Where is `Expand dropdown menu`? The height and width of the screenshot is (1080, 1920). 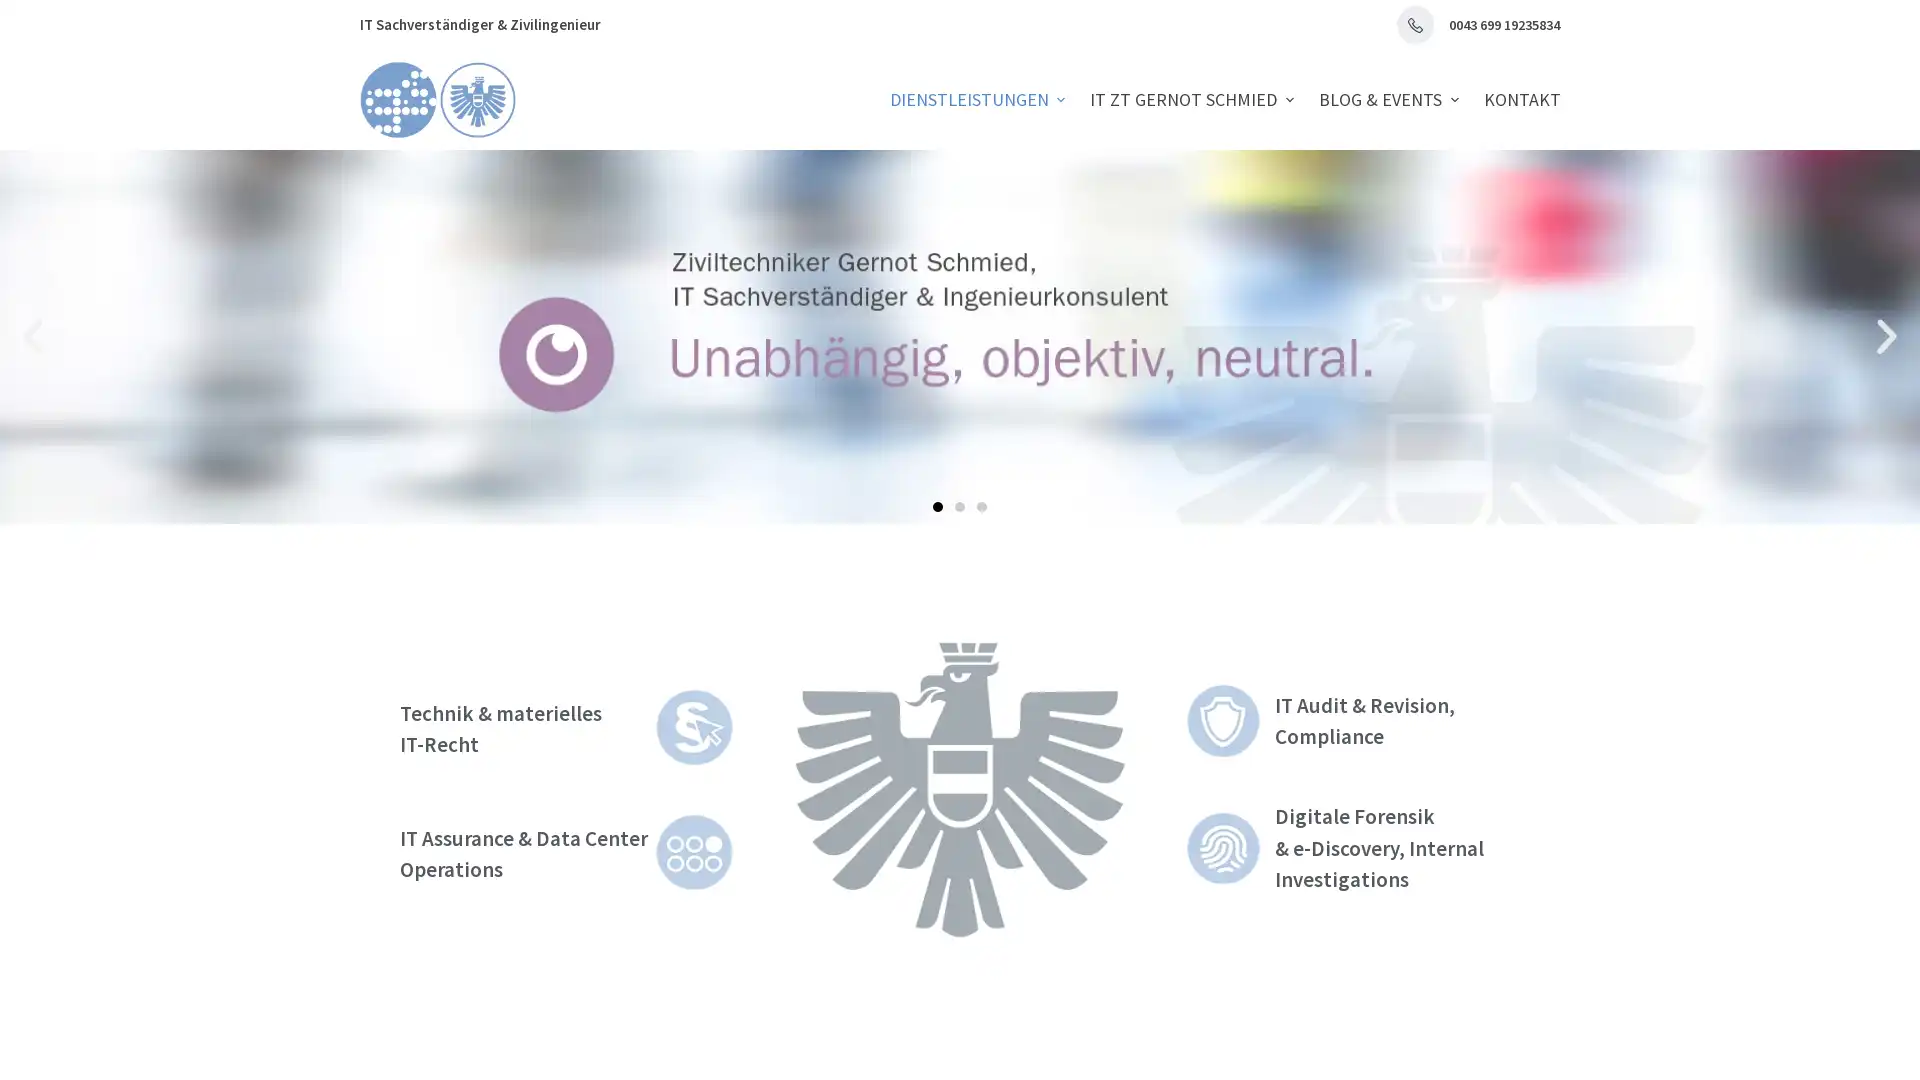 Expand dropdown menu is located at coordinates (1059, 100).